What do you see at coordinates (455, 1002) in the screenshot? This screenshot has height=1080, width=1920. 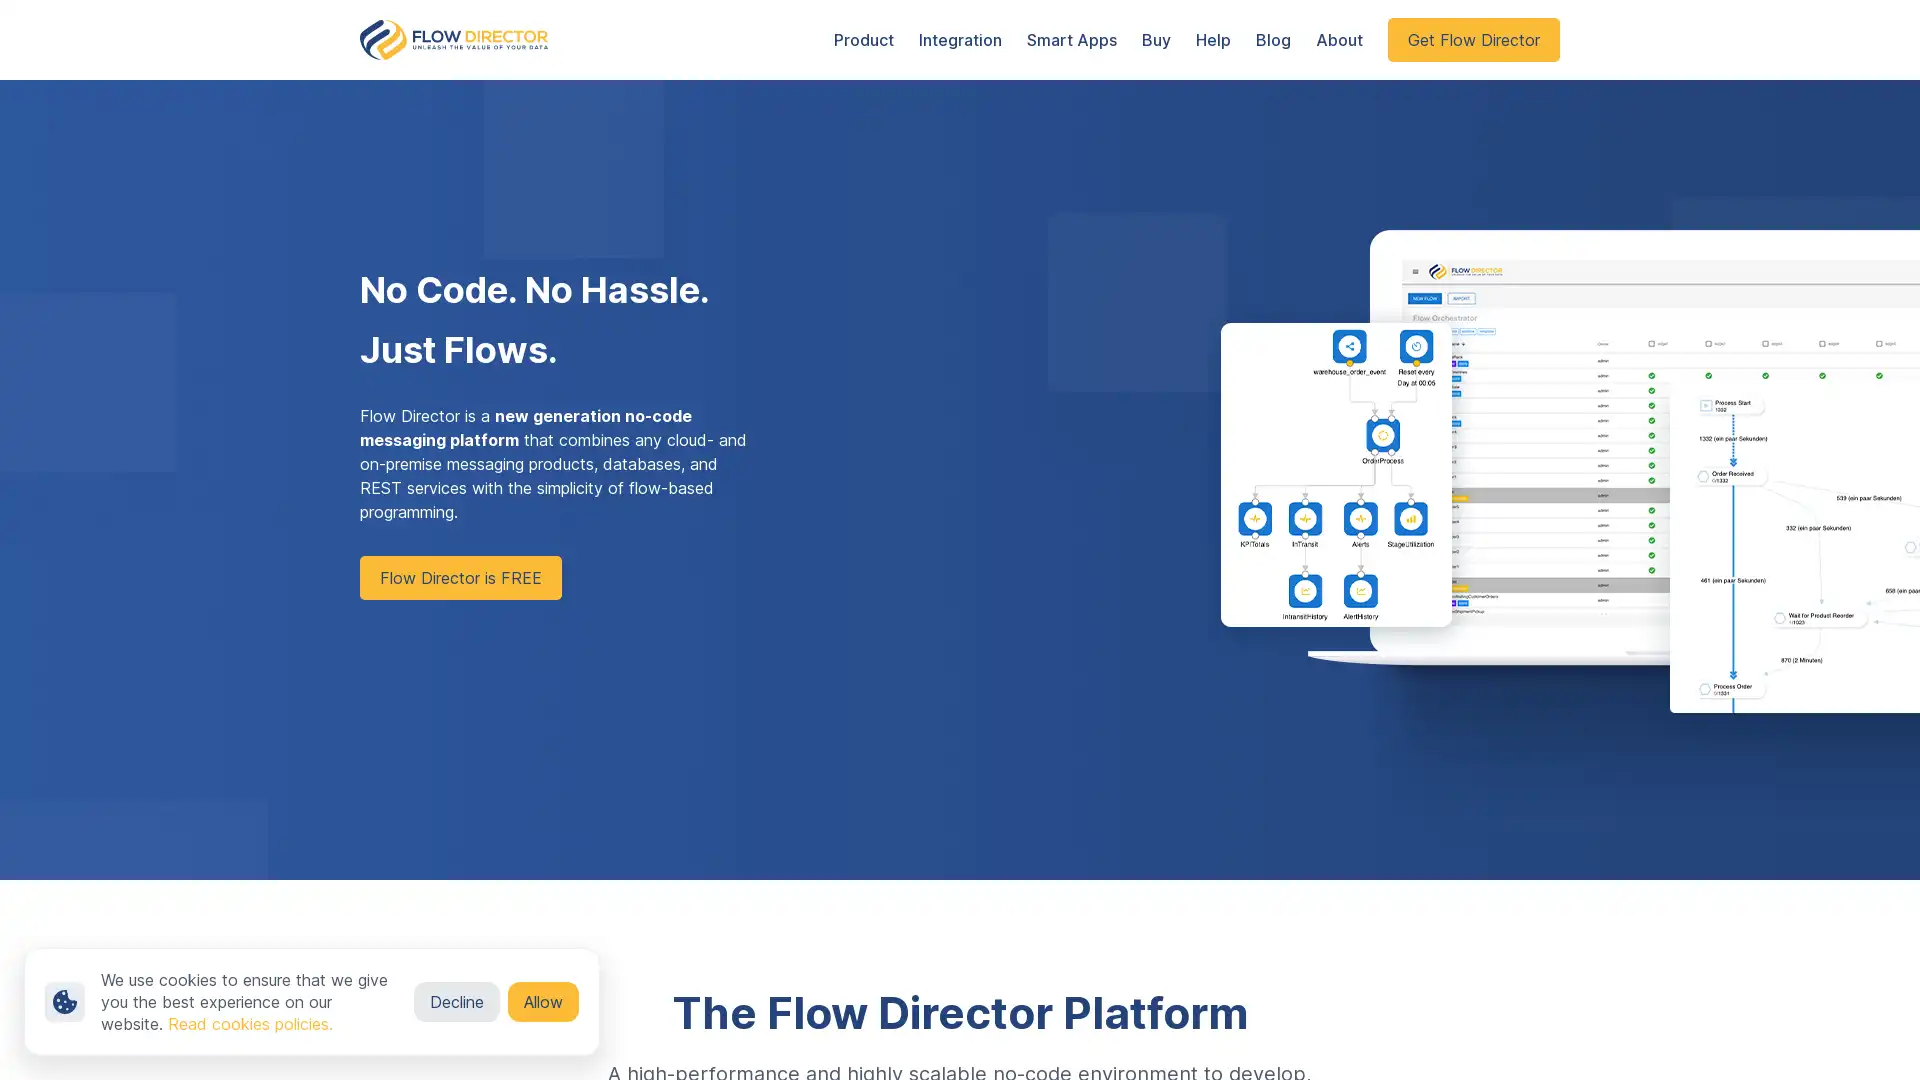 I see `Decline` at bounding box center [455, 1002].